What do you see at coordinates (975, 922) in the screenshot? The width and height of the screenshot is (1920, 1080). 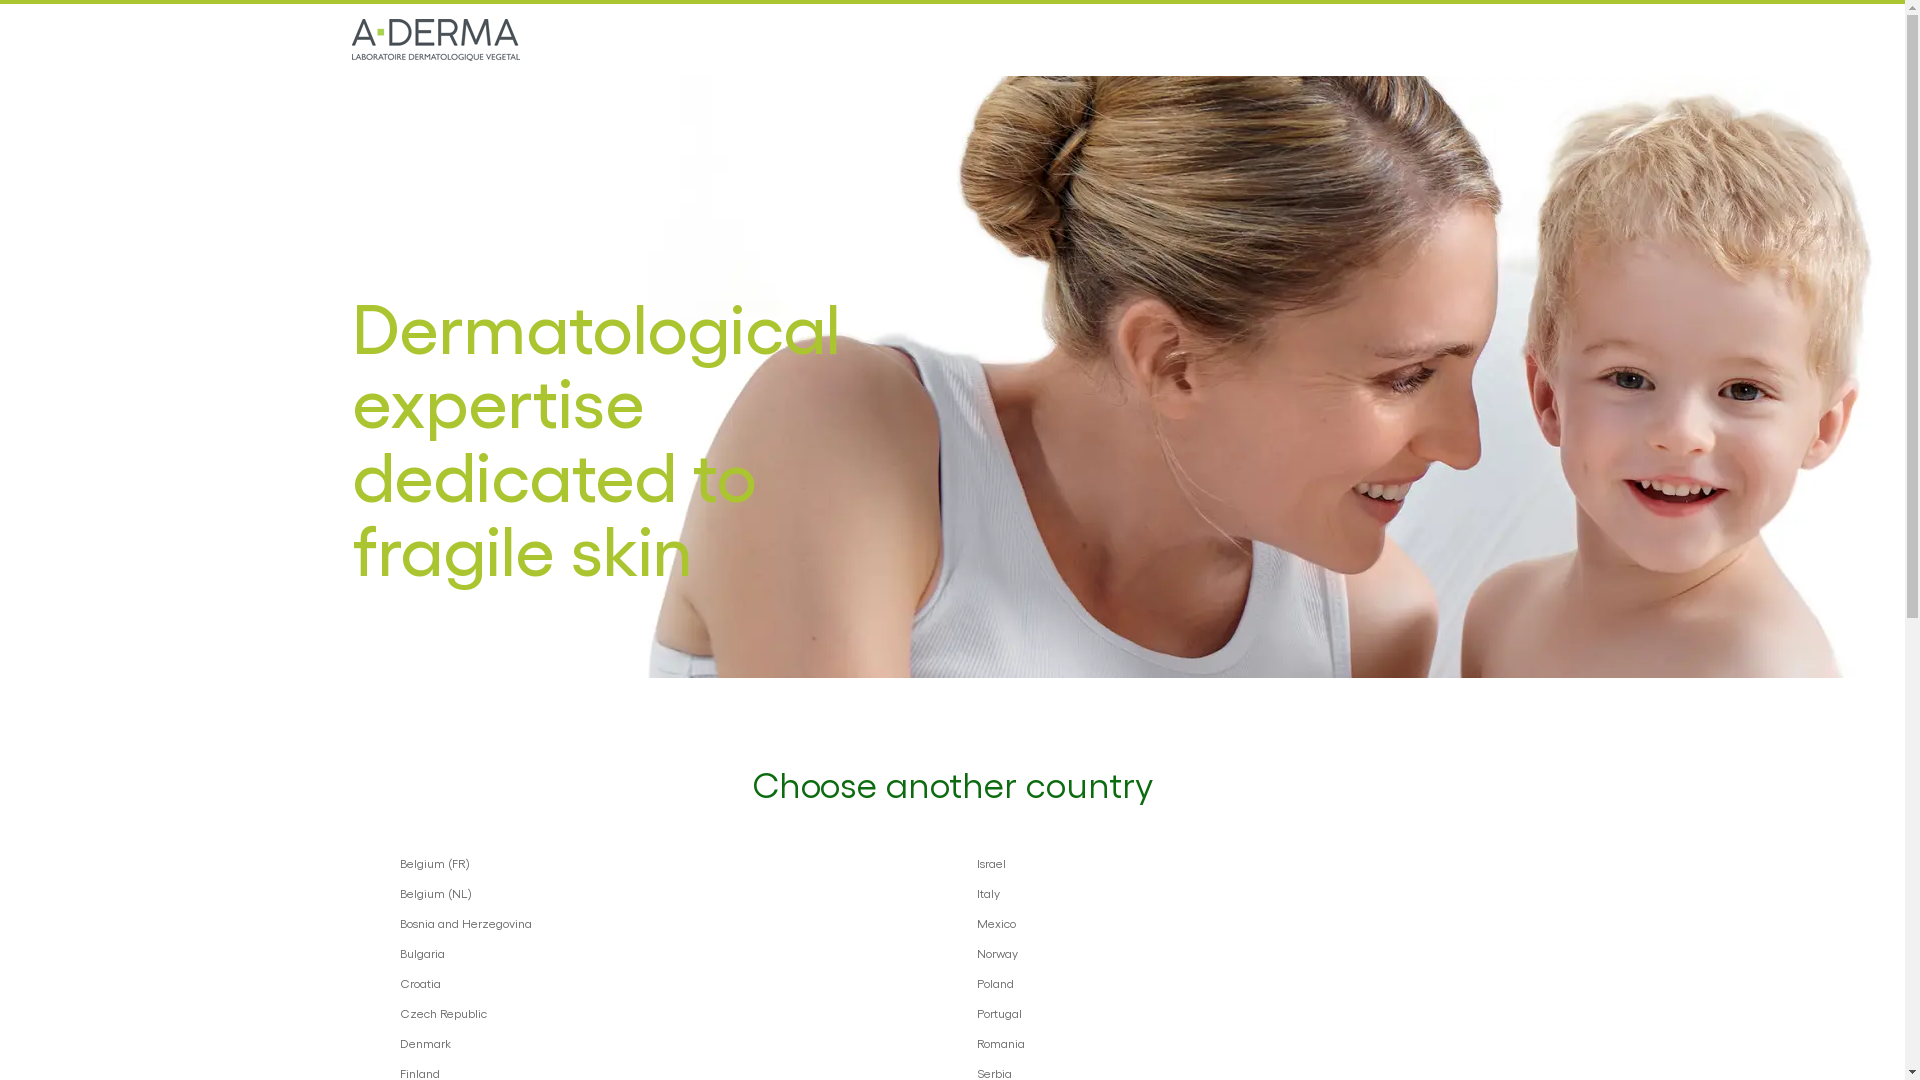 I see `'Mexico'` at bounding box center [975, 922].